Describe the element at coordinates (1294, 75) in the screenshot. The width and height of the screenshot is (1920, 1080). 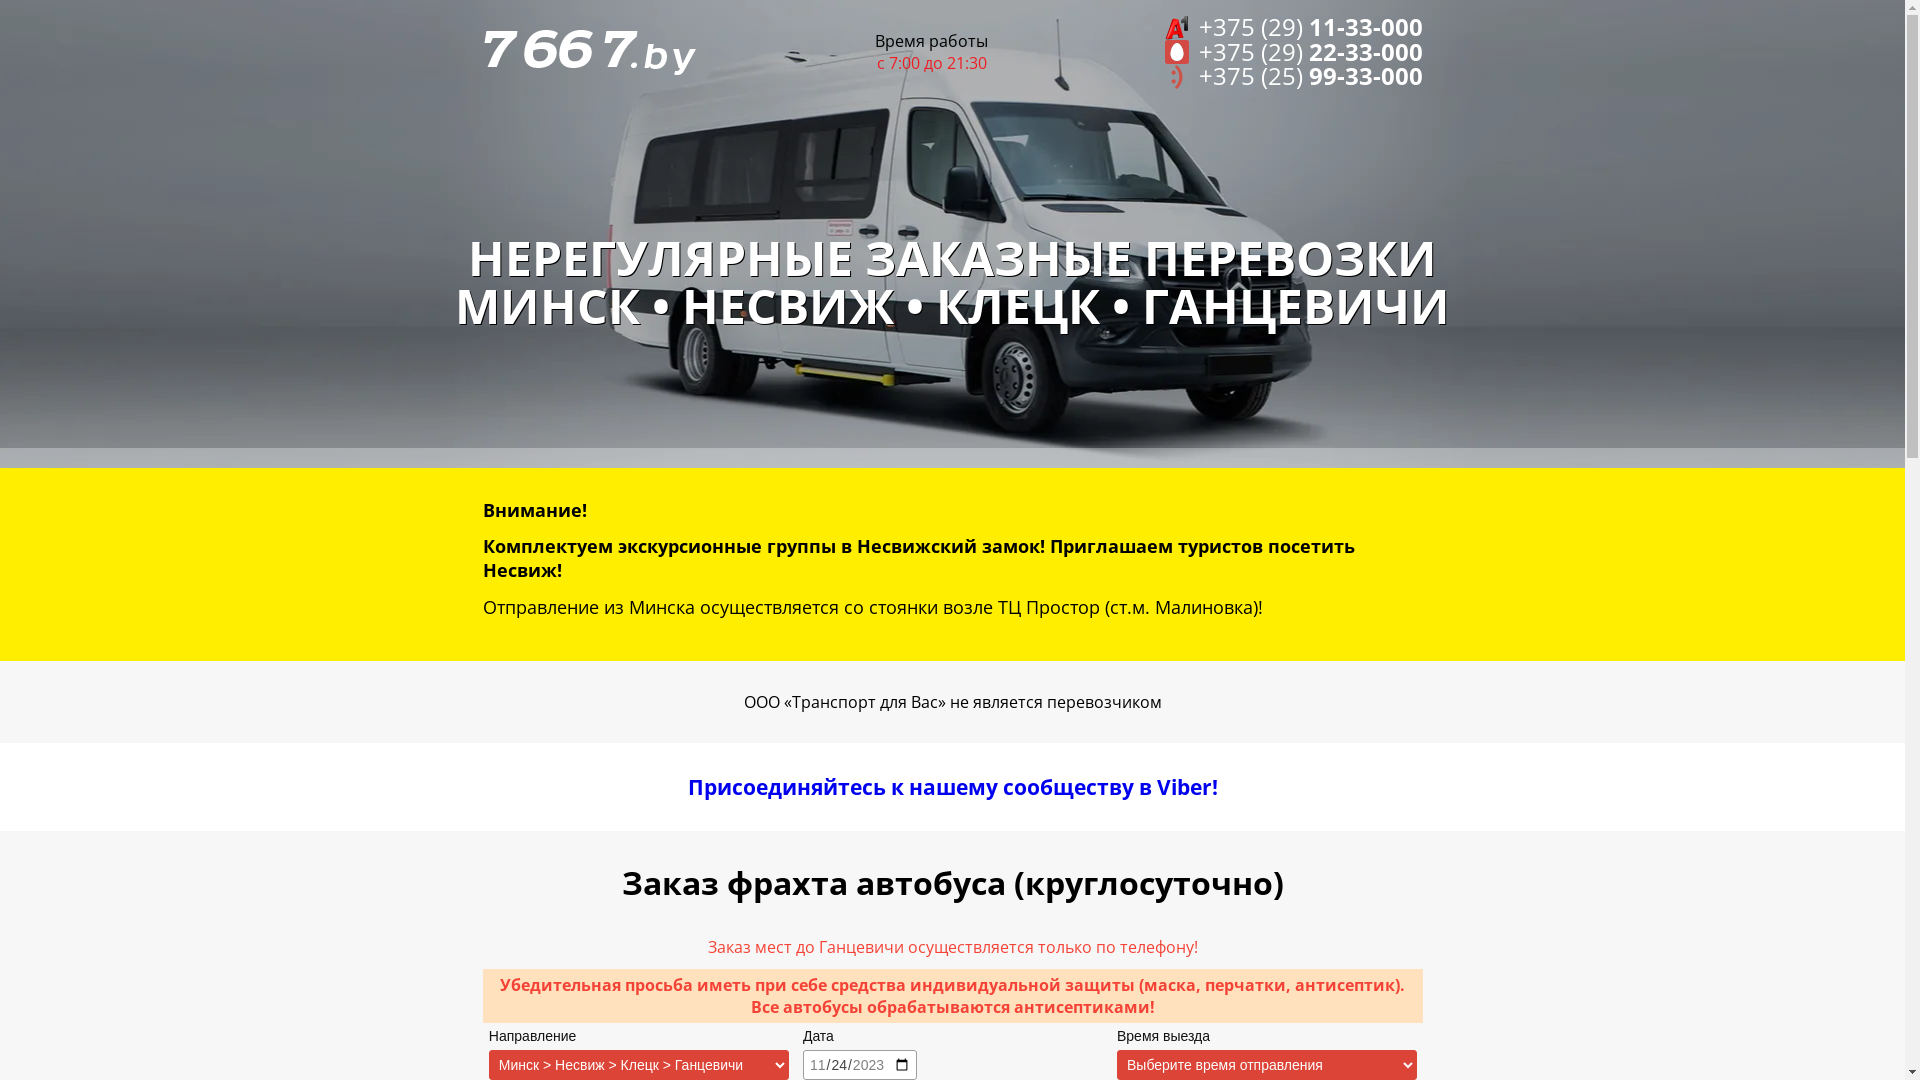
I see `'+375 (25) 99-33-000'` at that location.